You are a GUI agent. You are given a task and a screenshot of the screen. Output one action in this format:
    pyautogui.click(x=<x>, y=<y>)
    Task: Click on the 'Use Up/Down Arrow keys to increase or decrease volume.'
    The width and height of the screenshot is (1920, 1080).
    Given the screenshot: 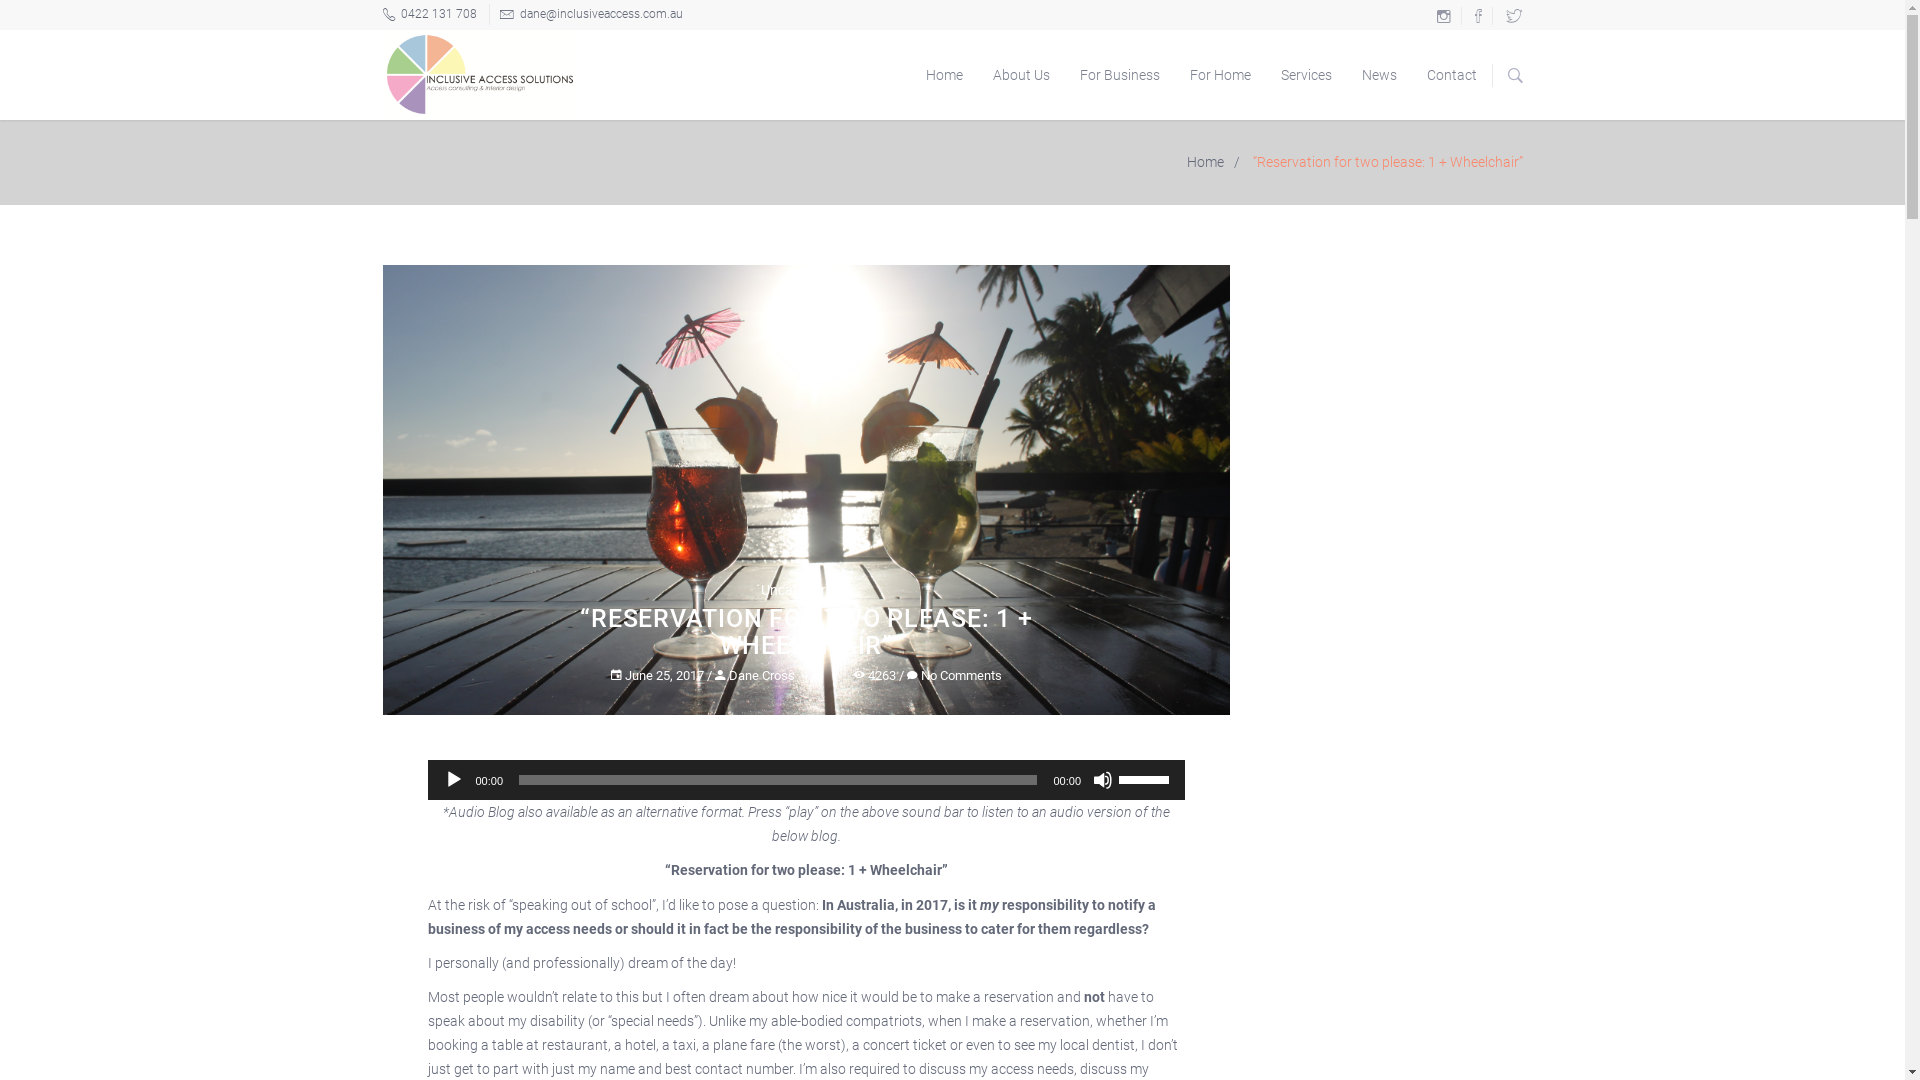 What is the action you would take?
    pyautogui.click(x=1147, y=777)
    